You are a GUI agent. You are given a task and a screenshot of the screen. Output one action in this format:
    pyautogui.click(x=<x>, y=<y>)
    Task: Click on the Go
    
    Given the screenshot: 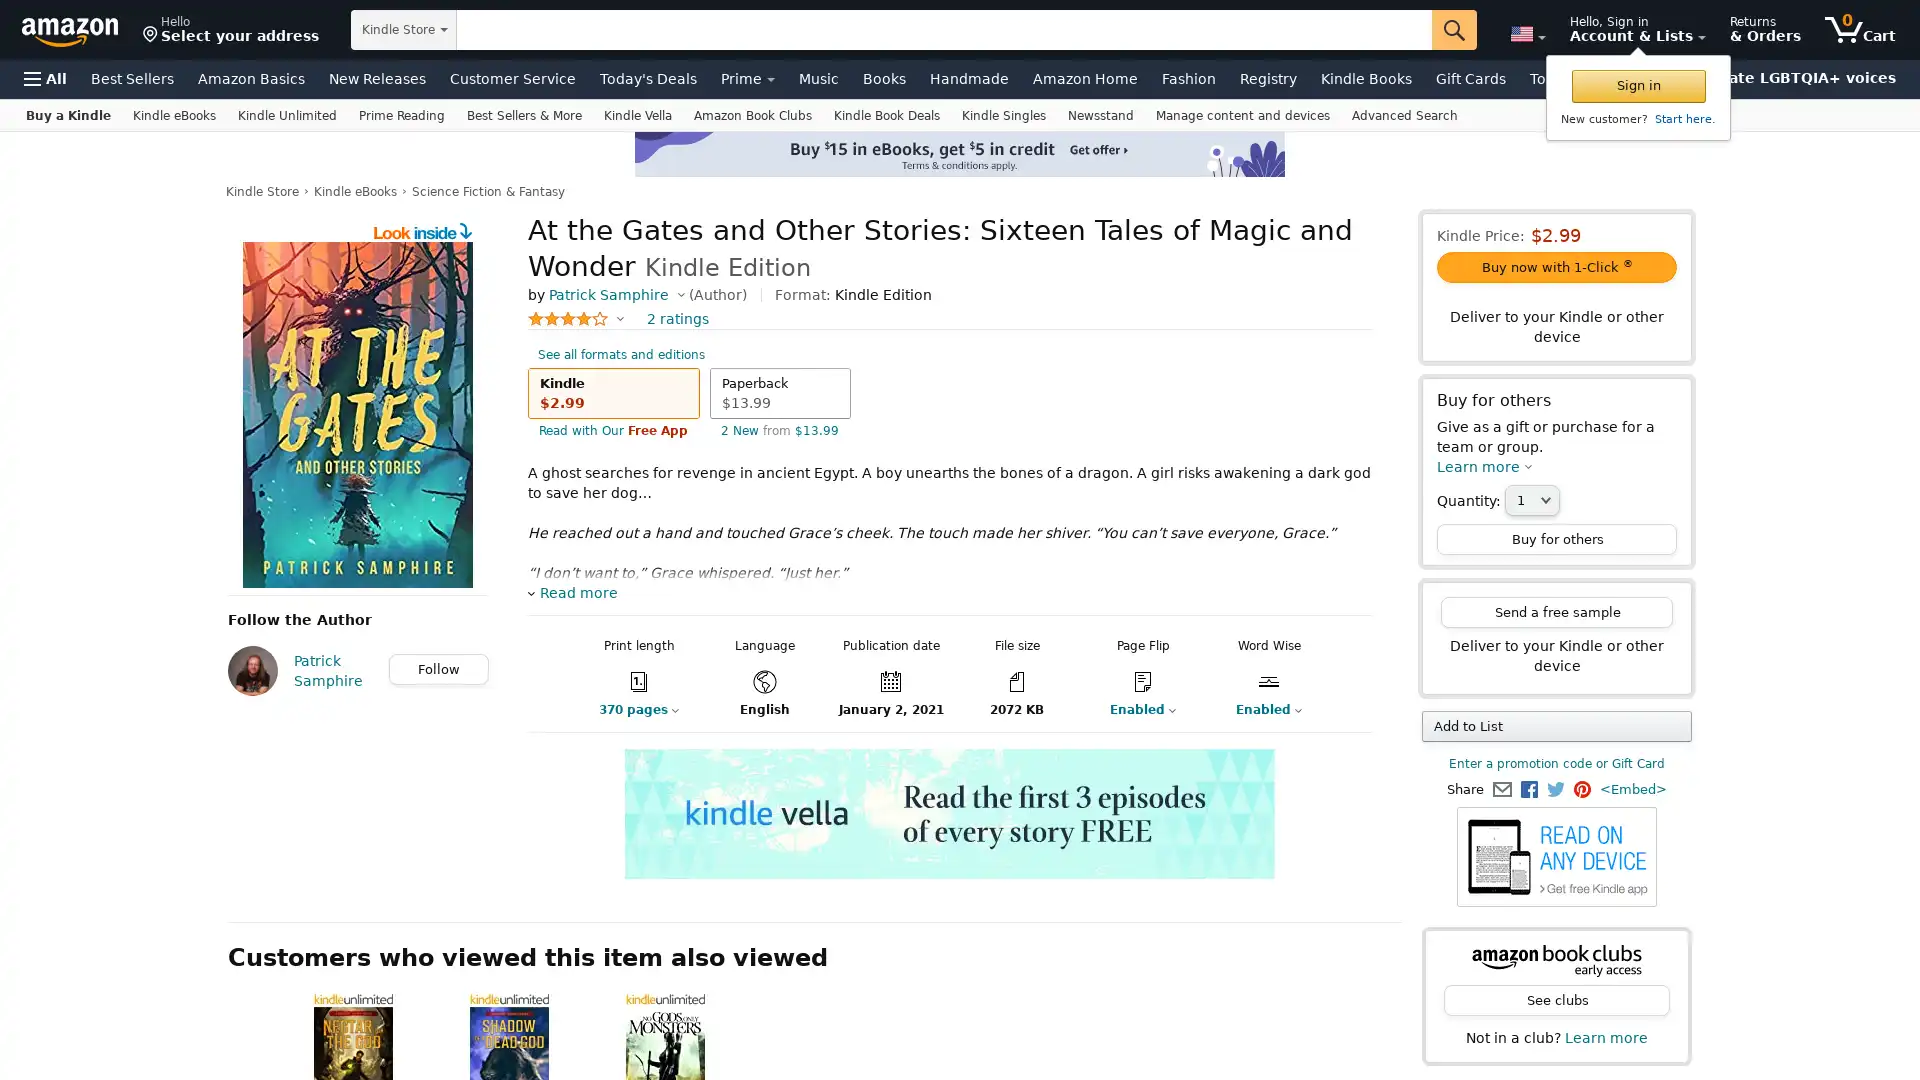 What is the action you would take?
    pyautogui.click(x=1454, y=30)
    